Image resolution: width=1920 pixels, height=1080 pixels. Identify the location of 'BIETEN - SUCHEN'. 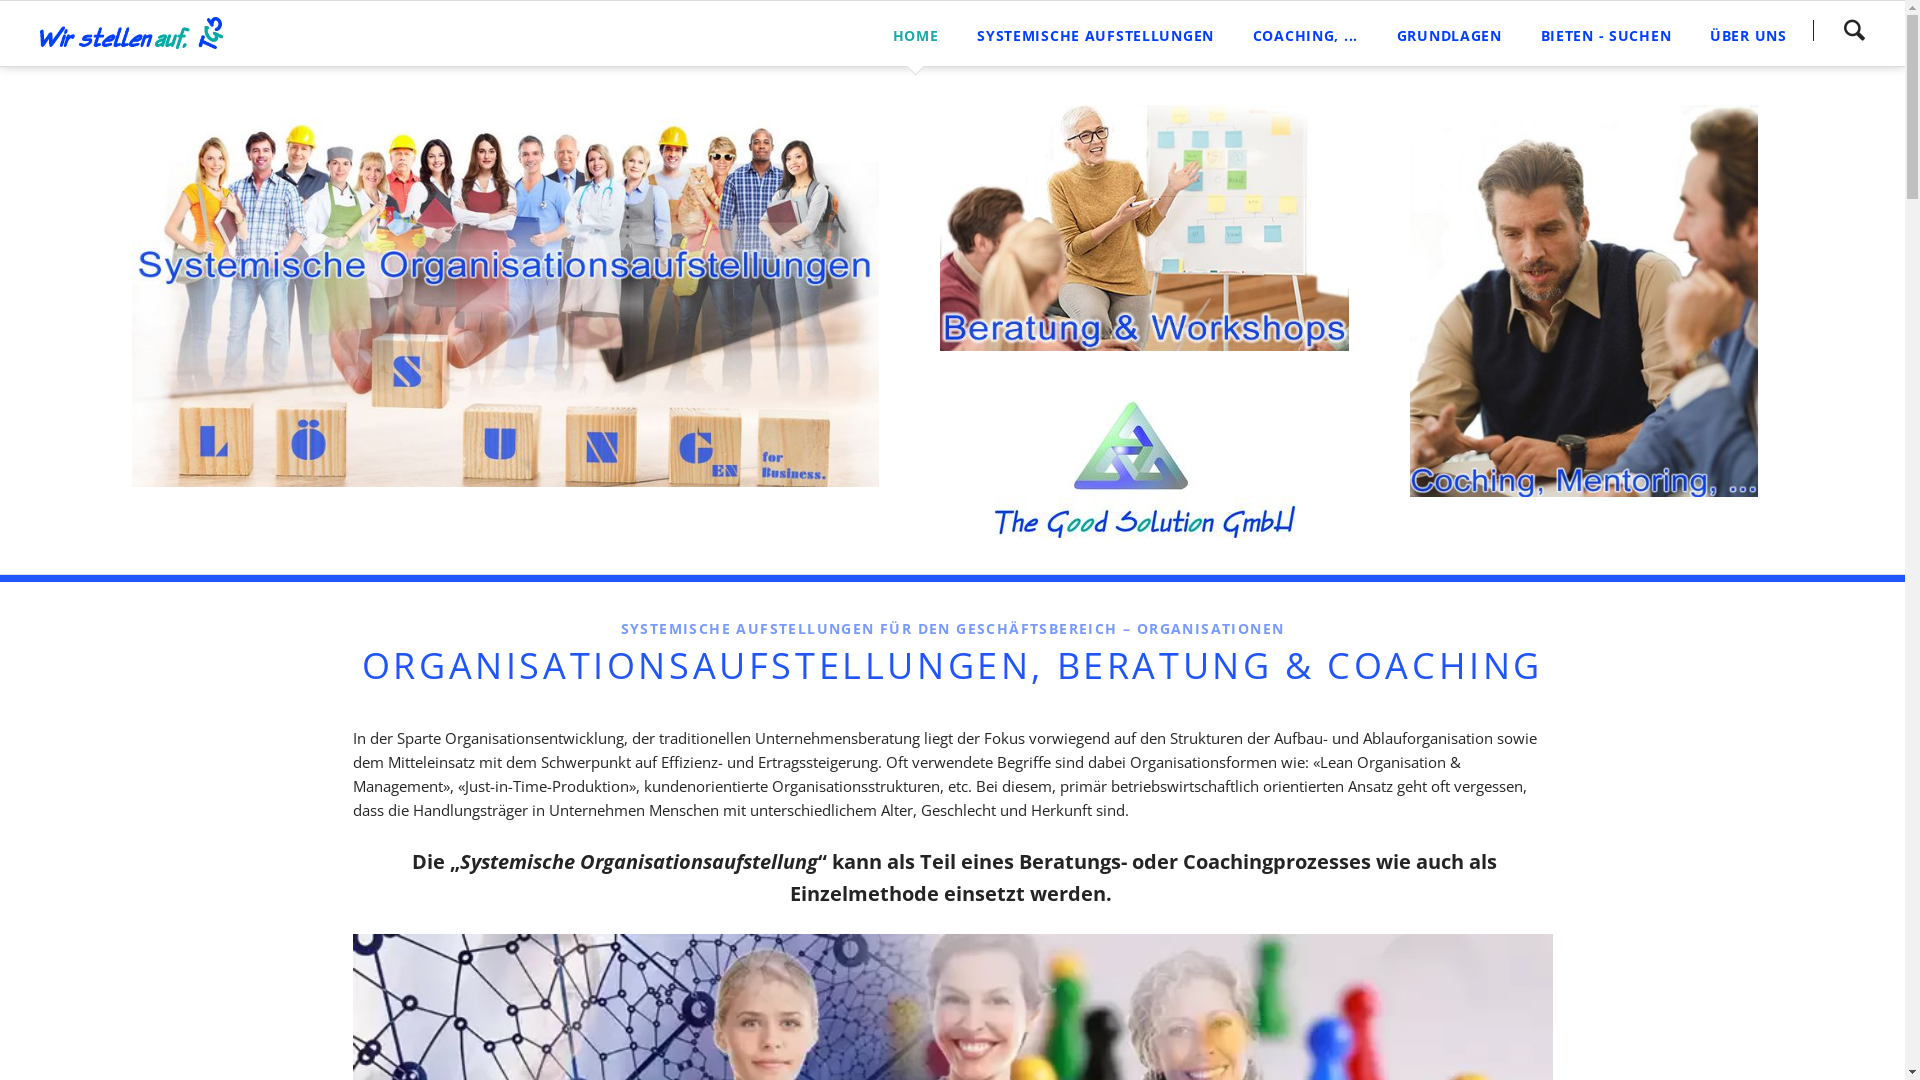
(1605, 33).